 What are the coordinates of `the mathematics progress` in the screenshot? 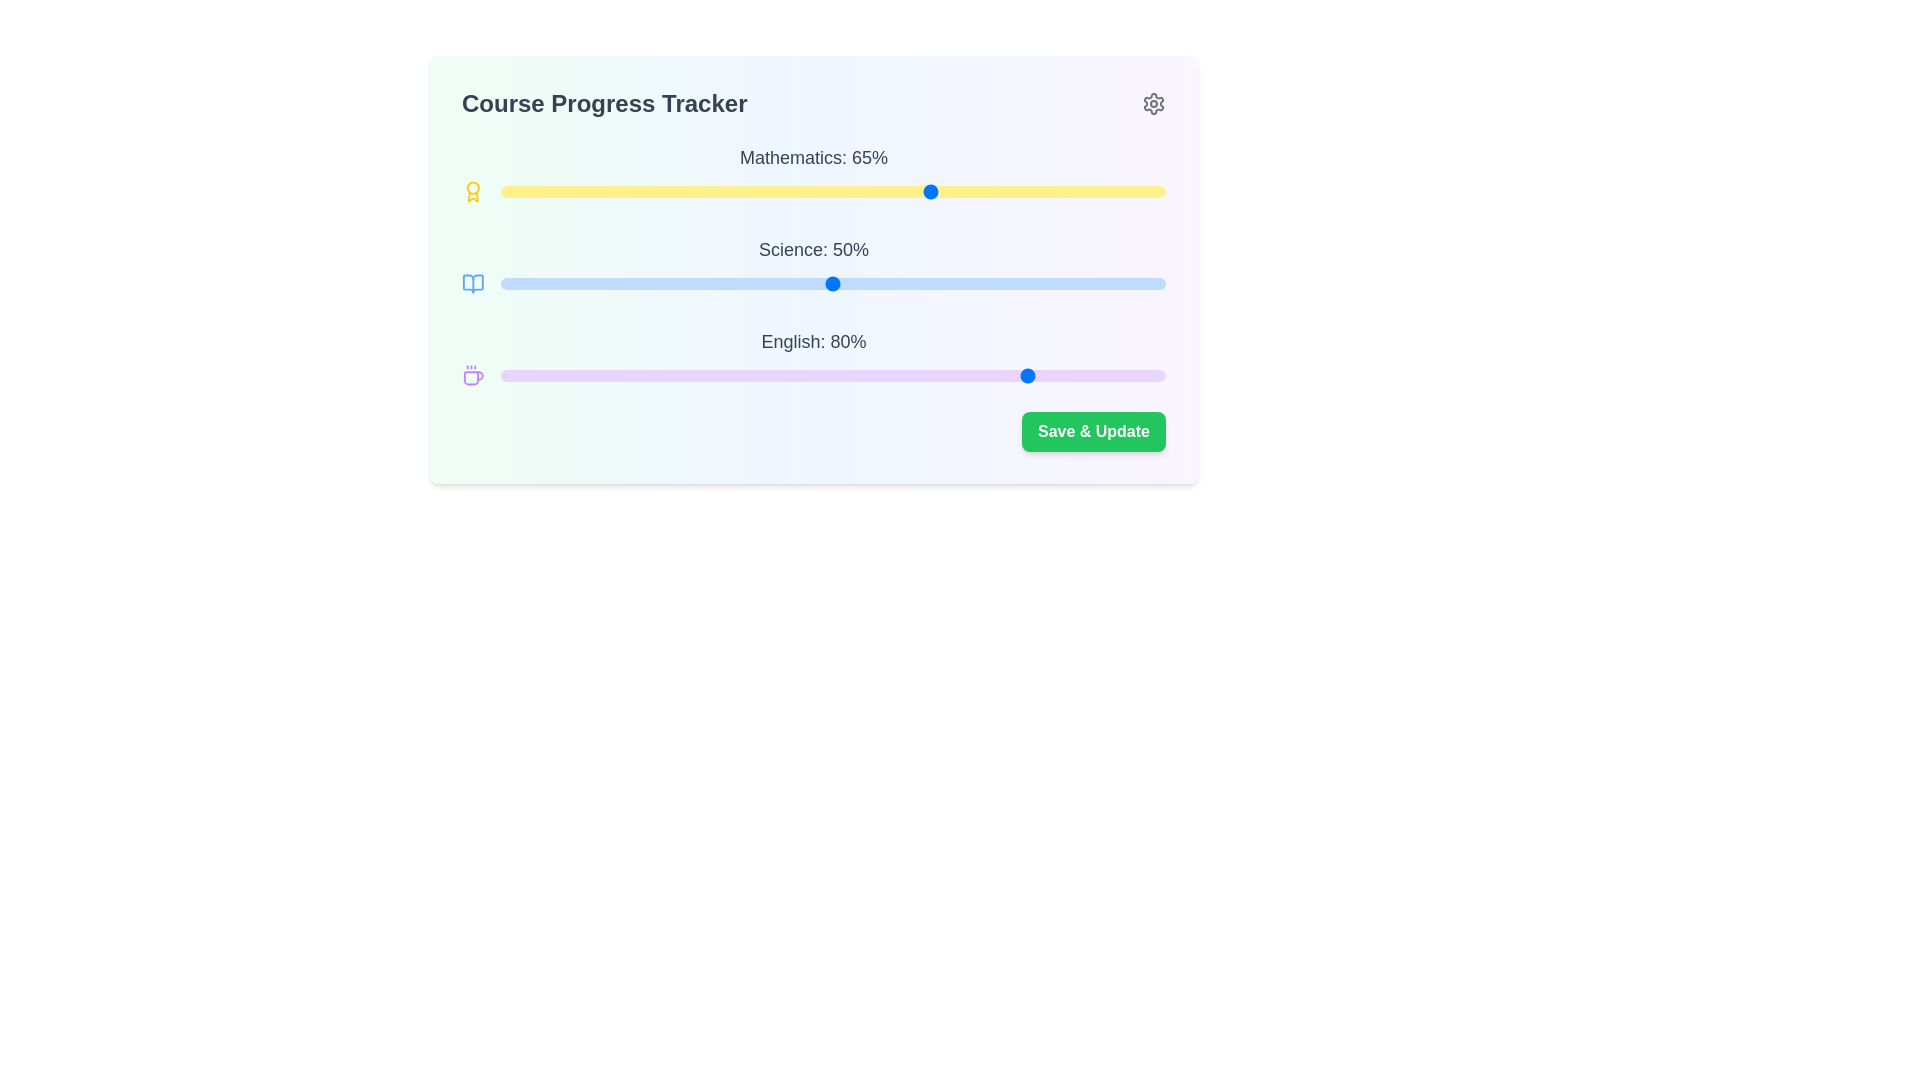 It's located at (1111, 192).